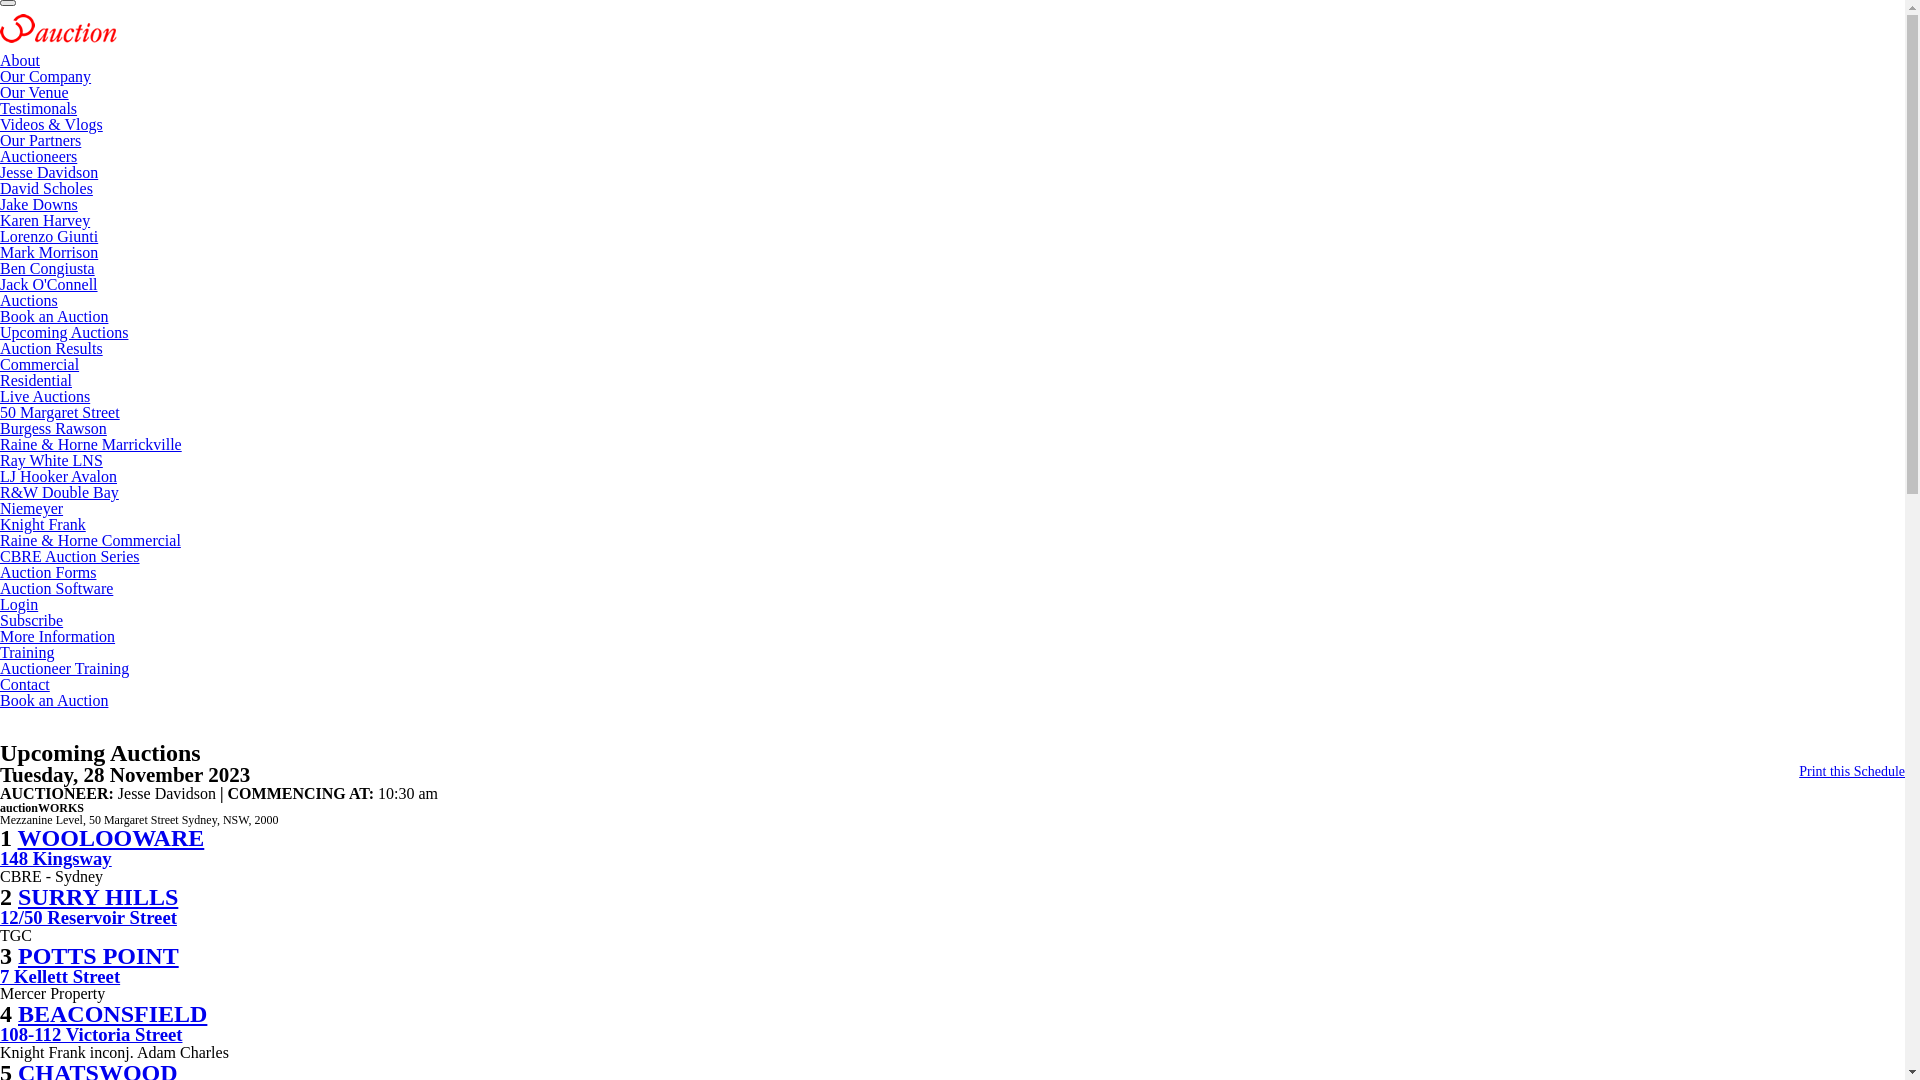 This screenshot has width=1920, height=1080. Describe the element at coordinates (56, 587) in the screenshot. I see `'Auction Software'` at that location.